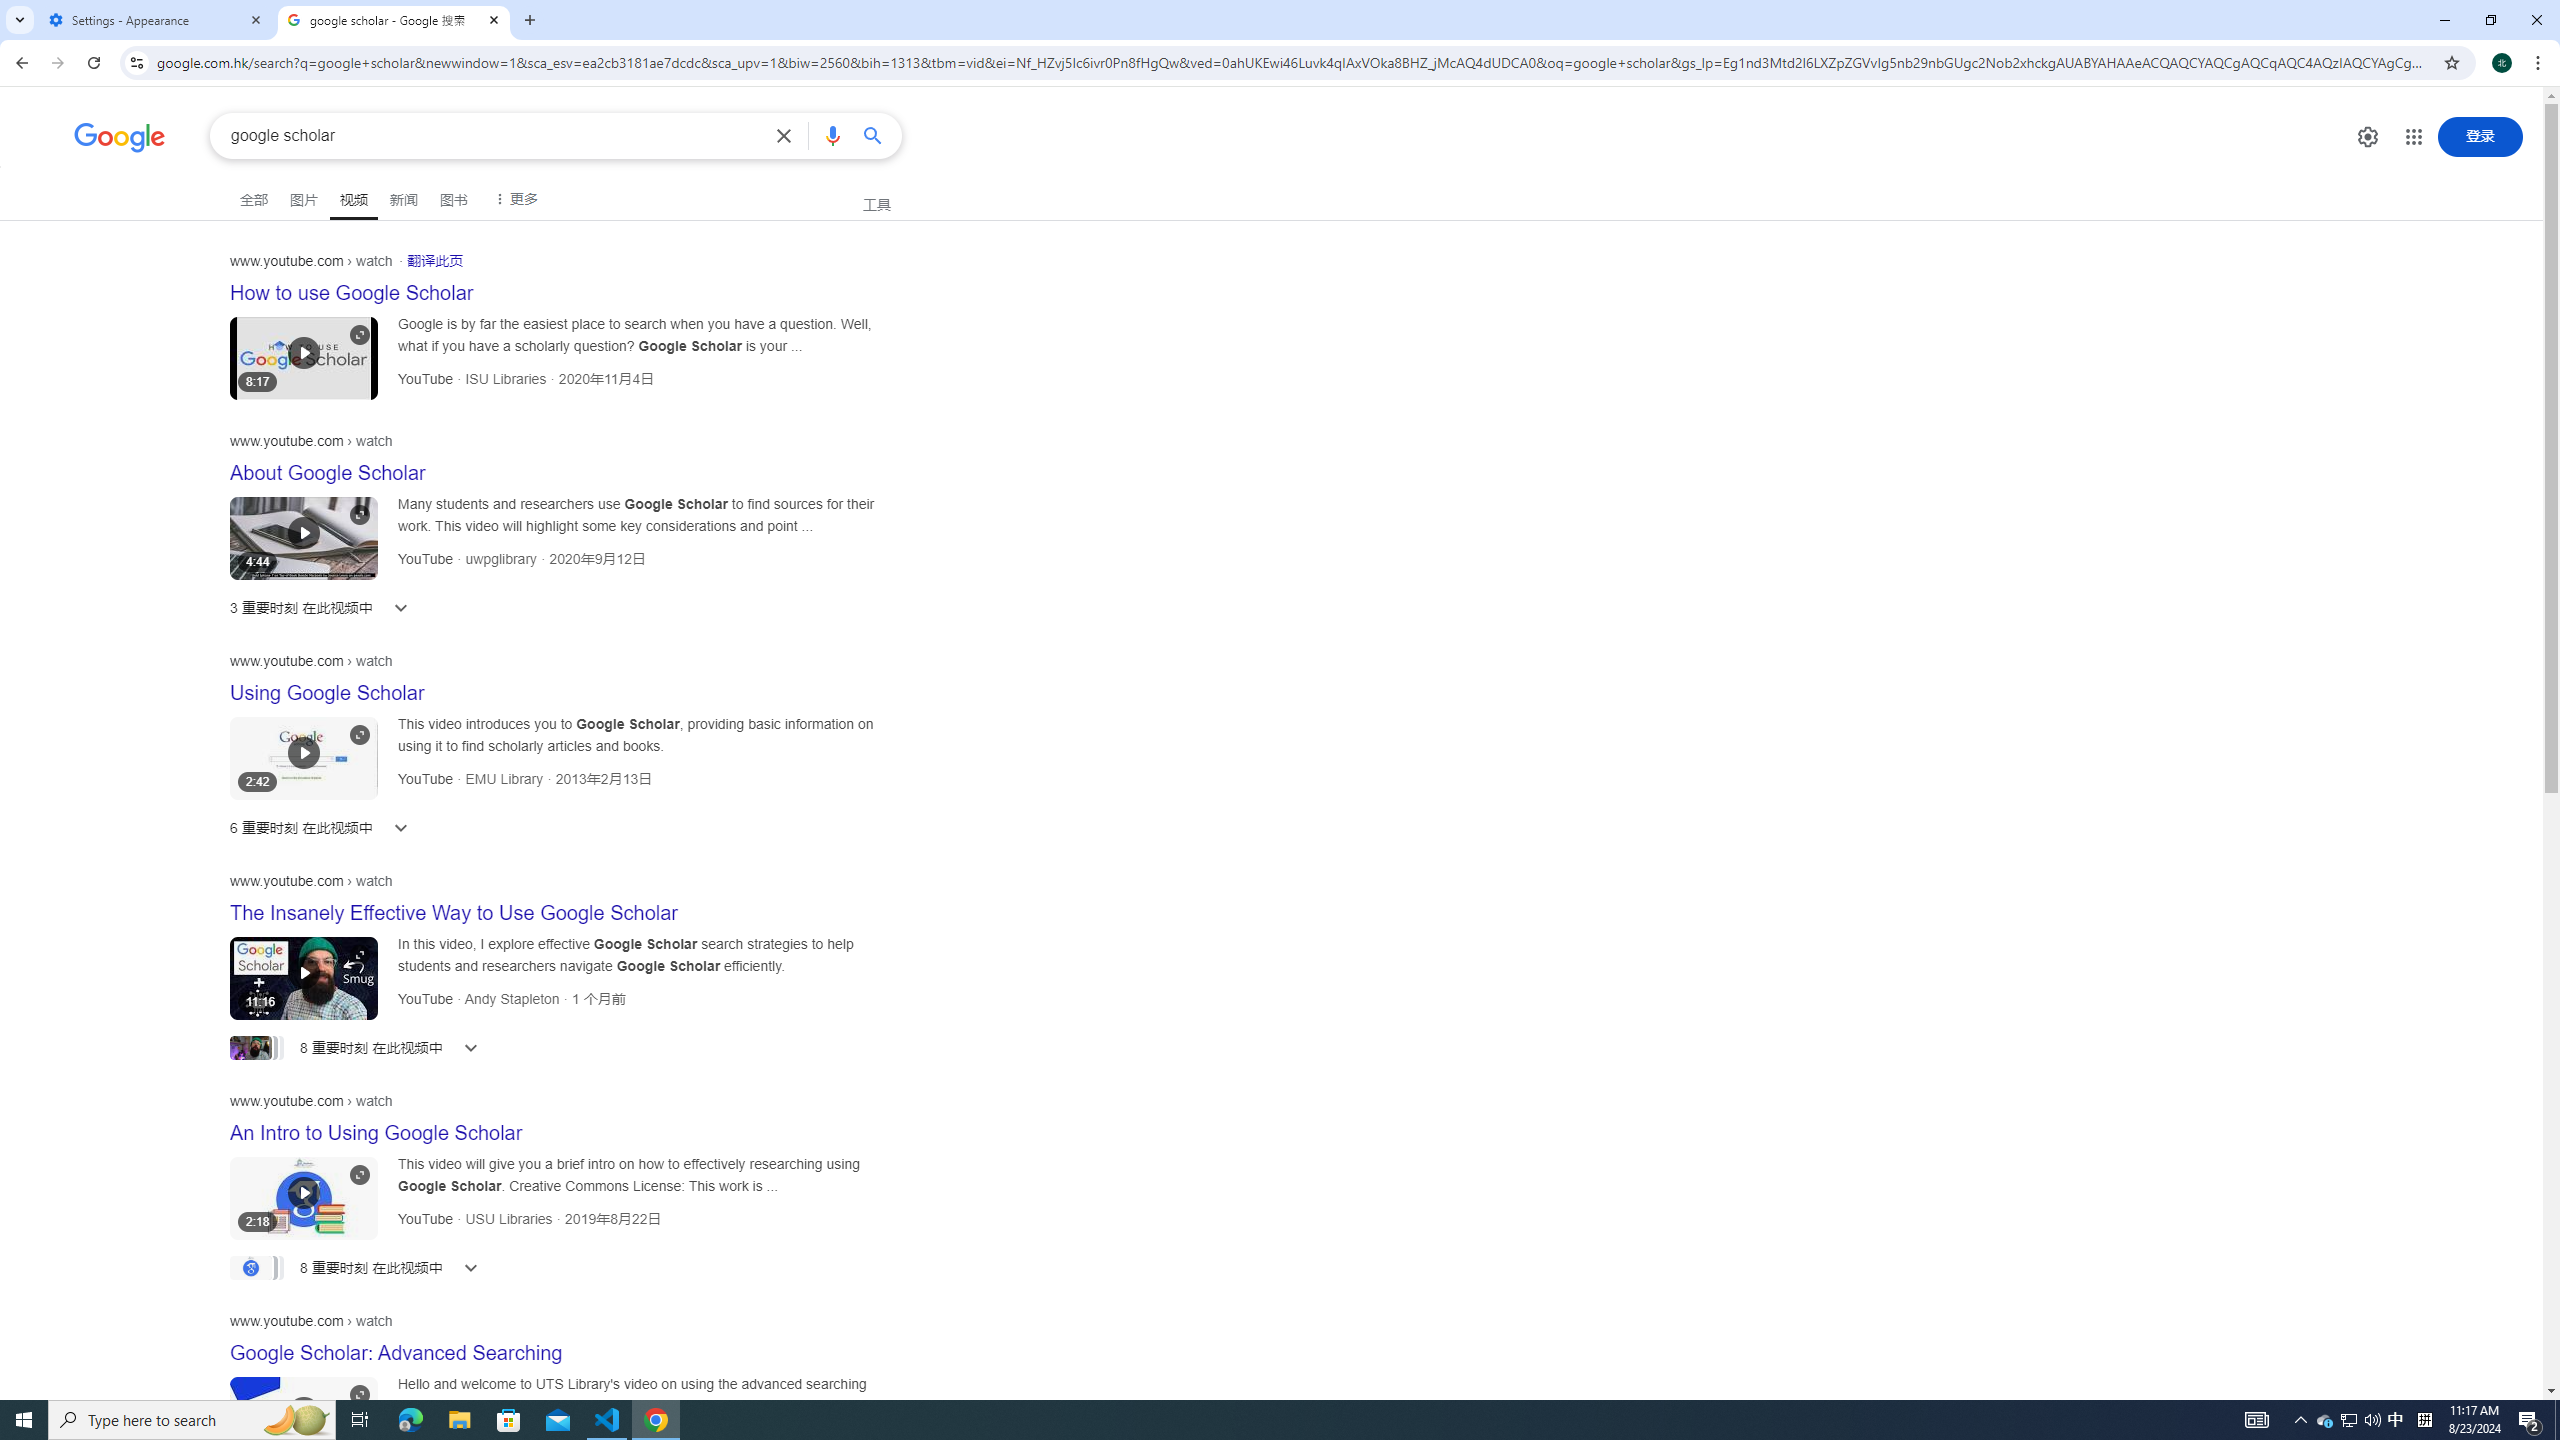 This screenshot has width=2560, height=1440. I want to click on 'Google', so click(119, 137).